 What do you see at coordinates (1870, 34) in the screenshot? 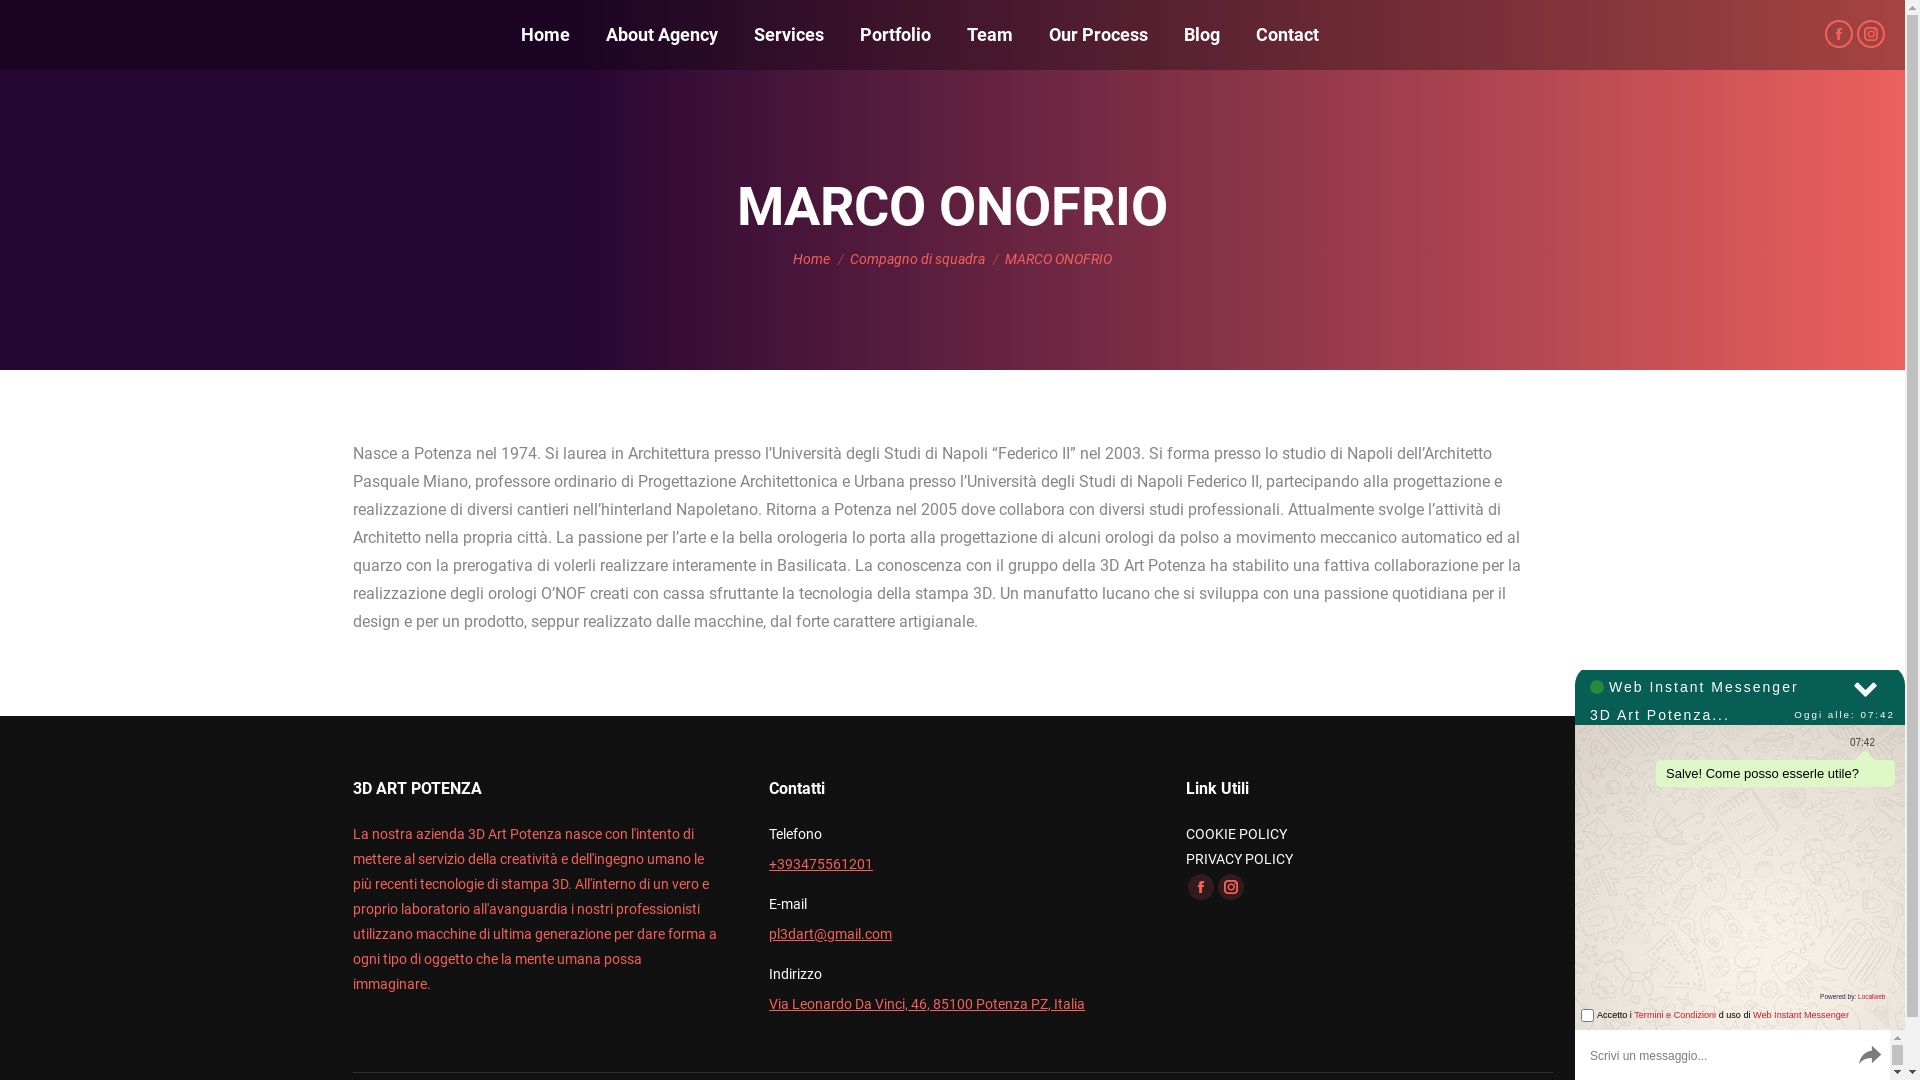
I see `'Instagram page opens in new window'` at bounding box center [1870, 34].